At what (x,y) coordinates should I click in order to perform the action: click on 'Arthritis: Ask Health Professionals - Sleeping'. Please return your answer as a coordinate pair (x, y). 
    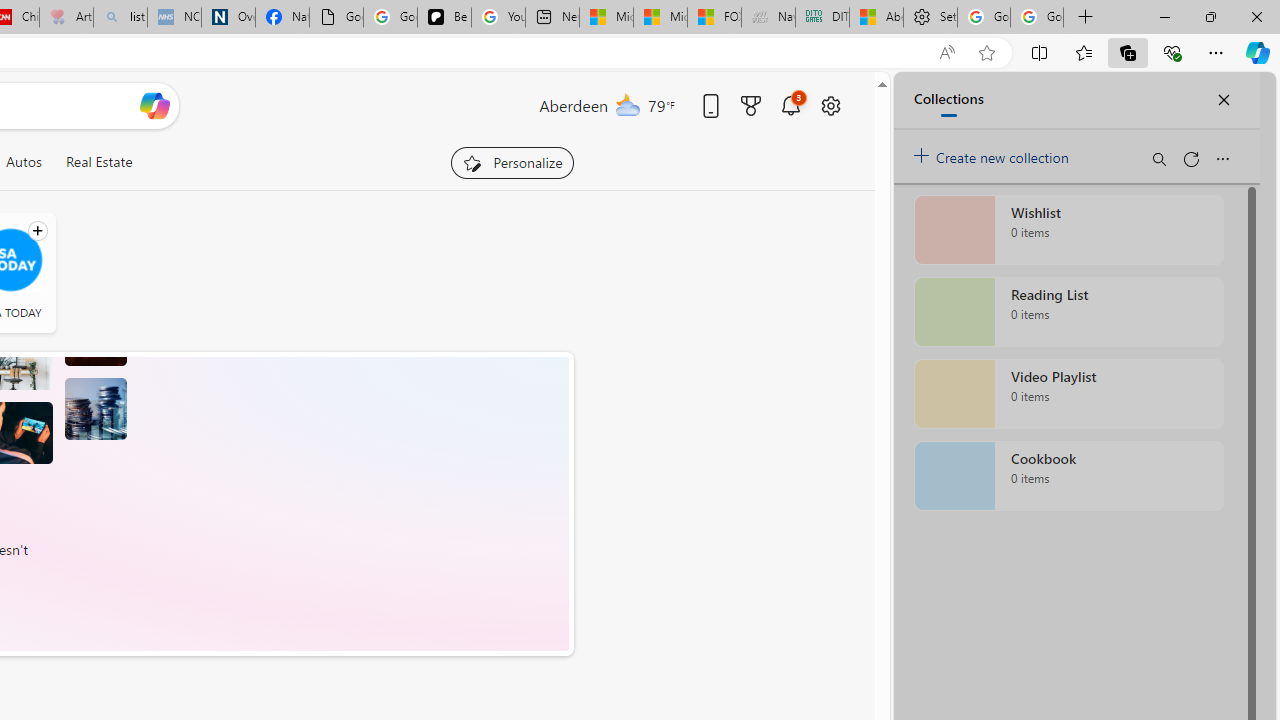
    Looking at the image, I should click on (66, 17).